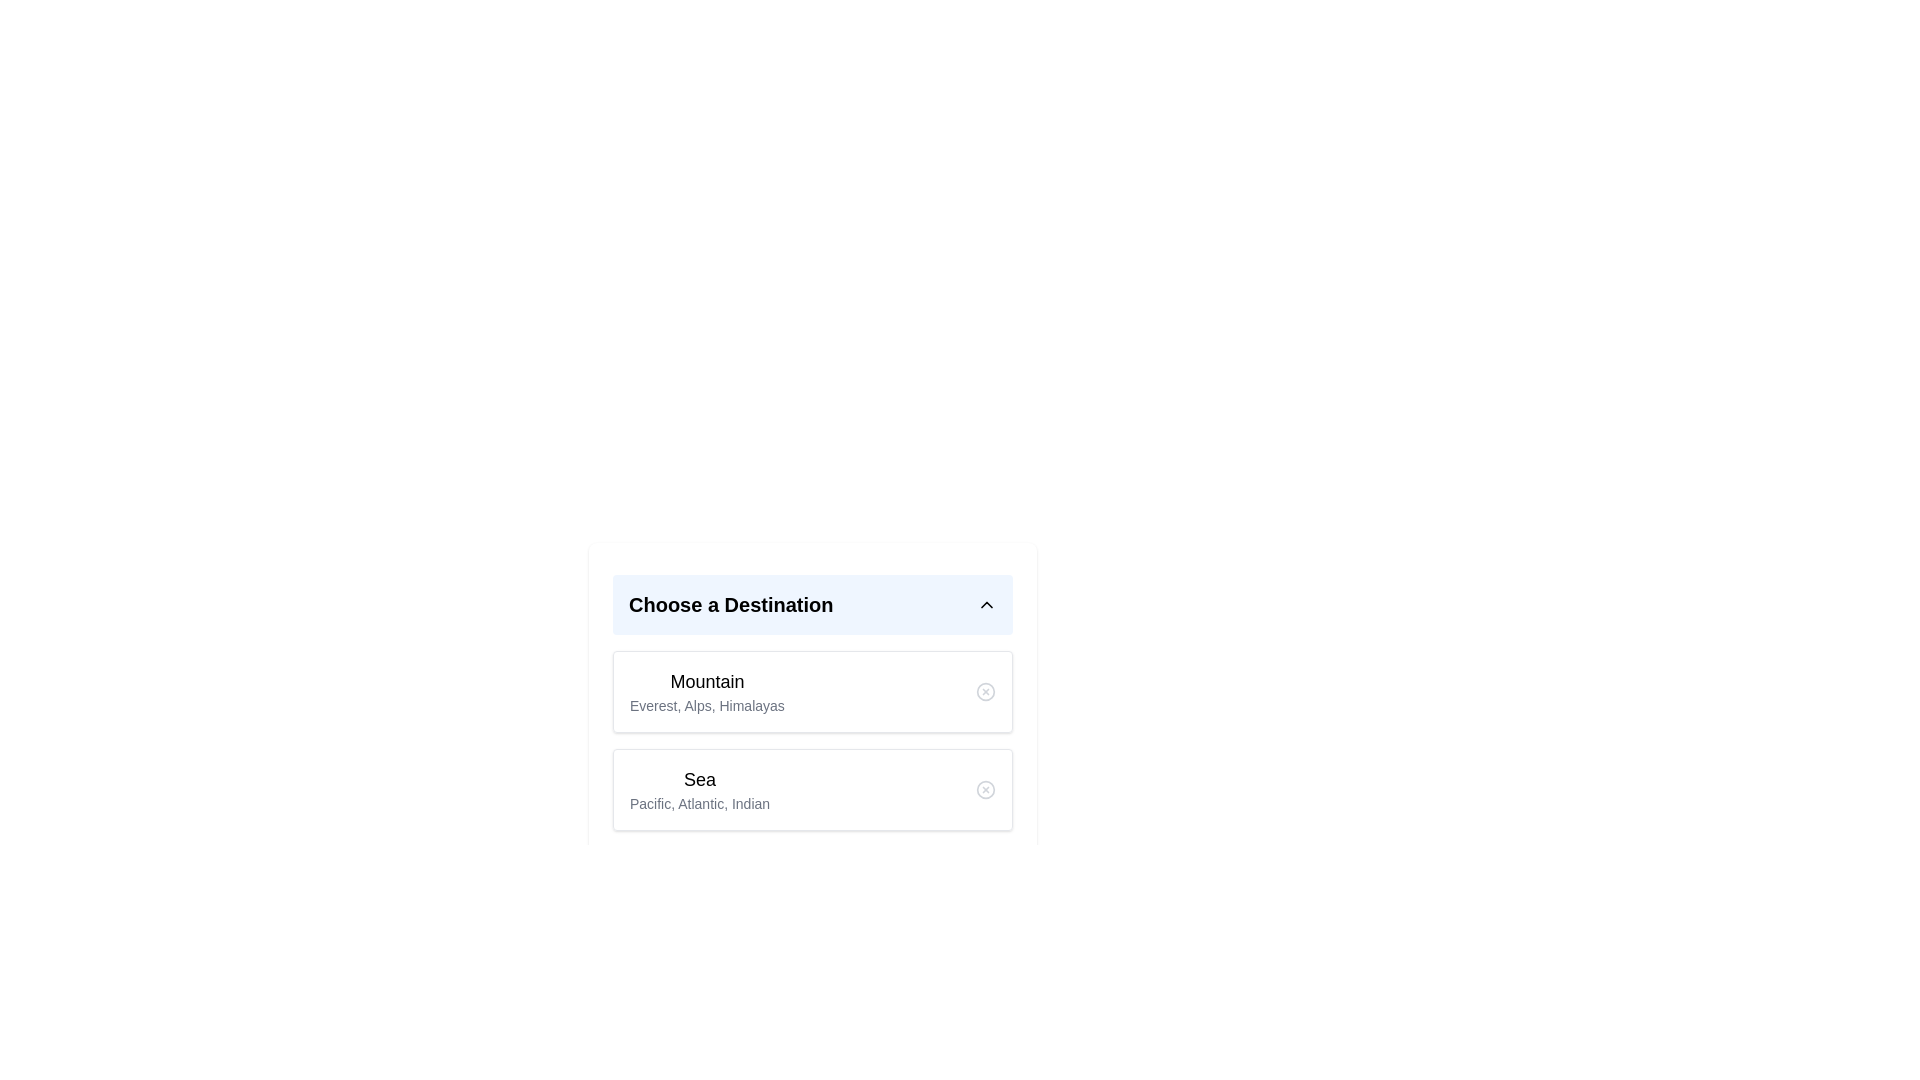  Describe the element at coordinates (985, 789) in the screenshot. I see `the main circle of the delete icon associated with the 'Sea' list item in the 'Choose a Destination' dropdown interface` at that location.